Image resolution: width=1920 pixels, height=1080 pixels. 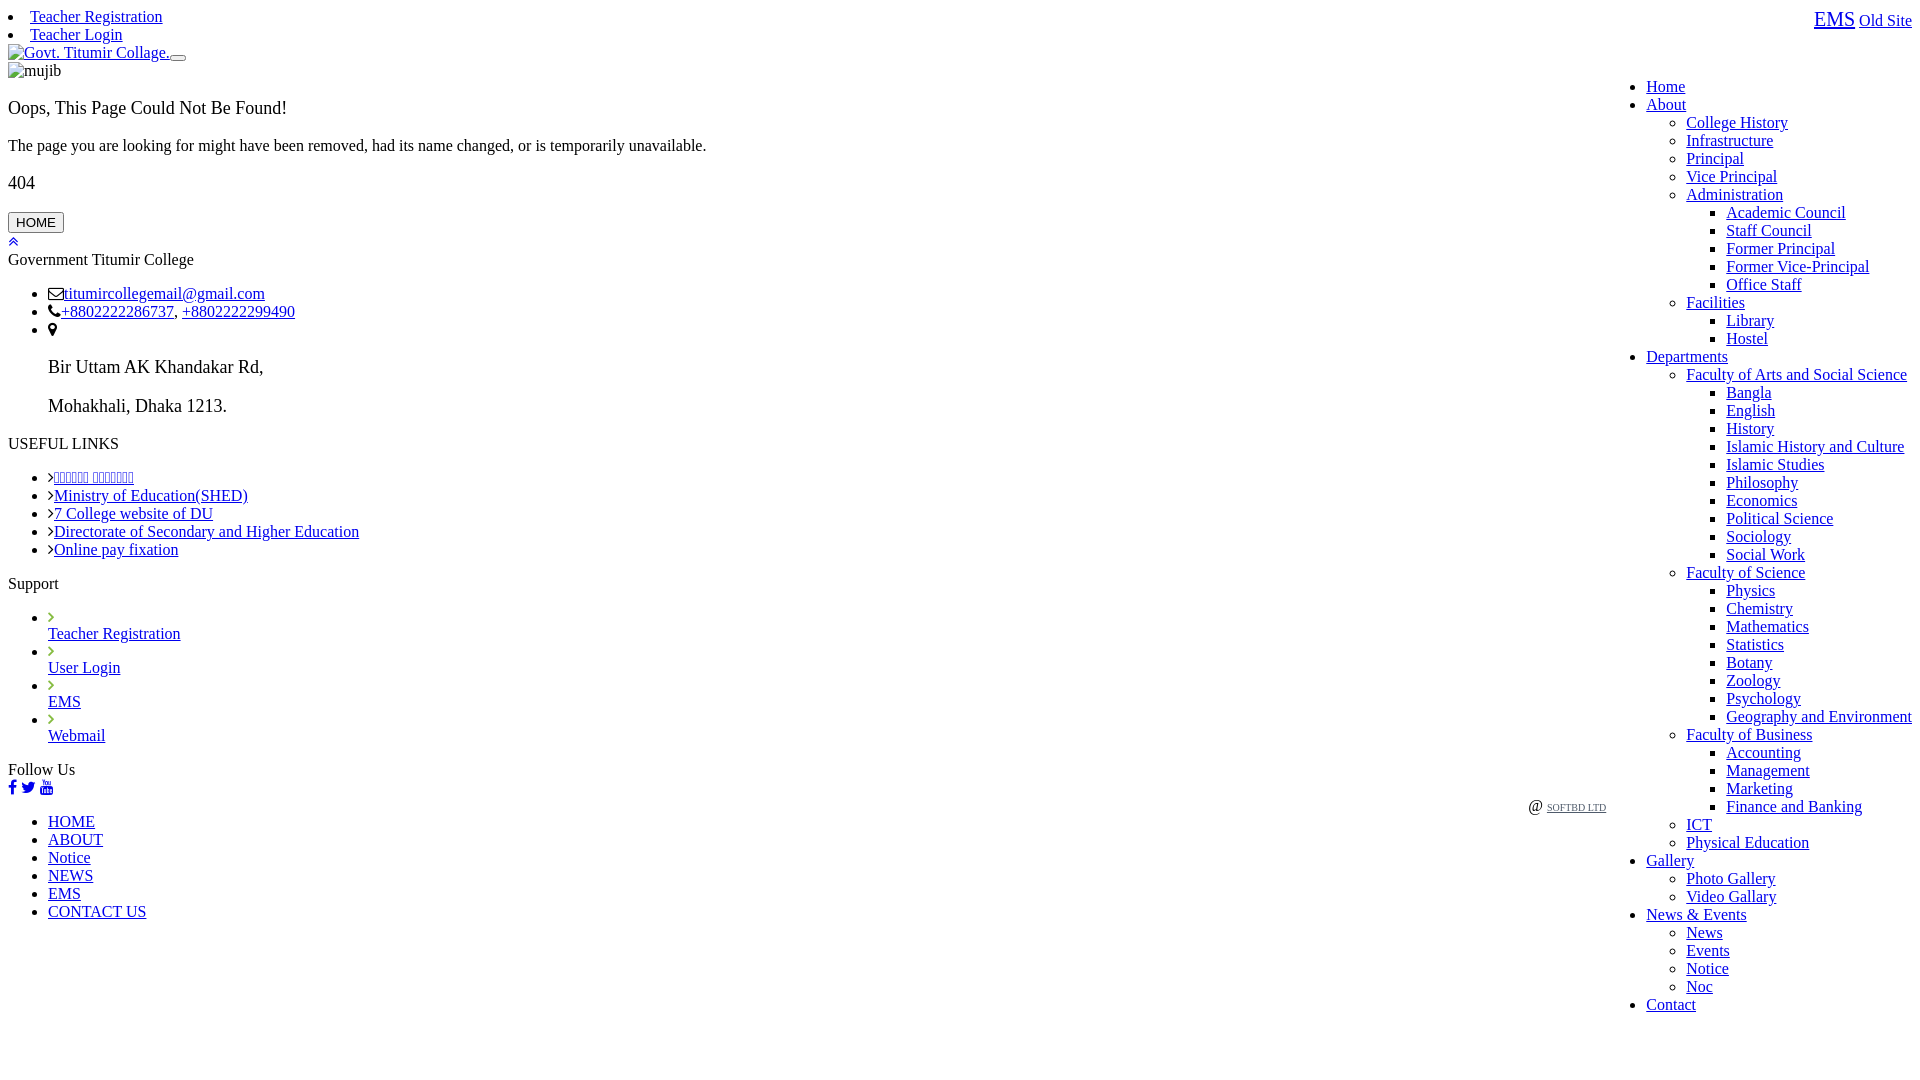 What do you see at coordinates (64, 892) in the screenshot?
I see `'EMS'` at bounding box center [64, 892].